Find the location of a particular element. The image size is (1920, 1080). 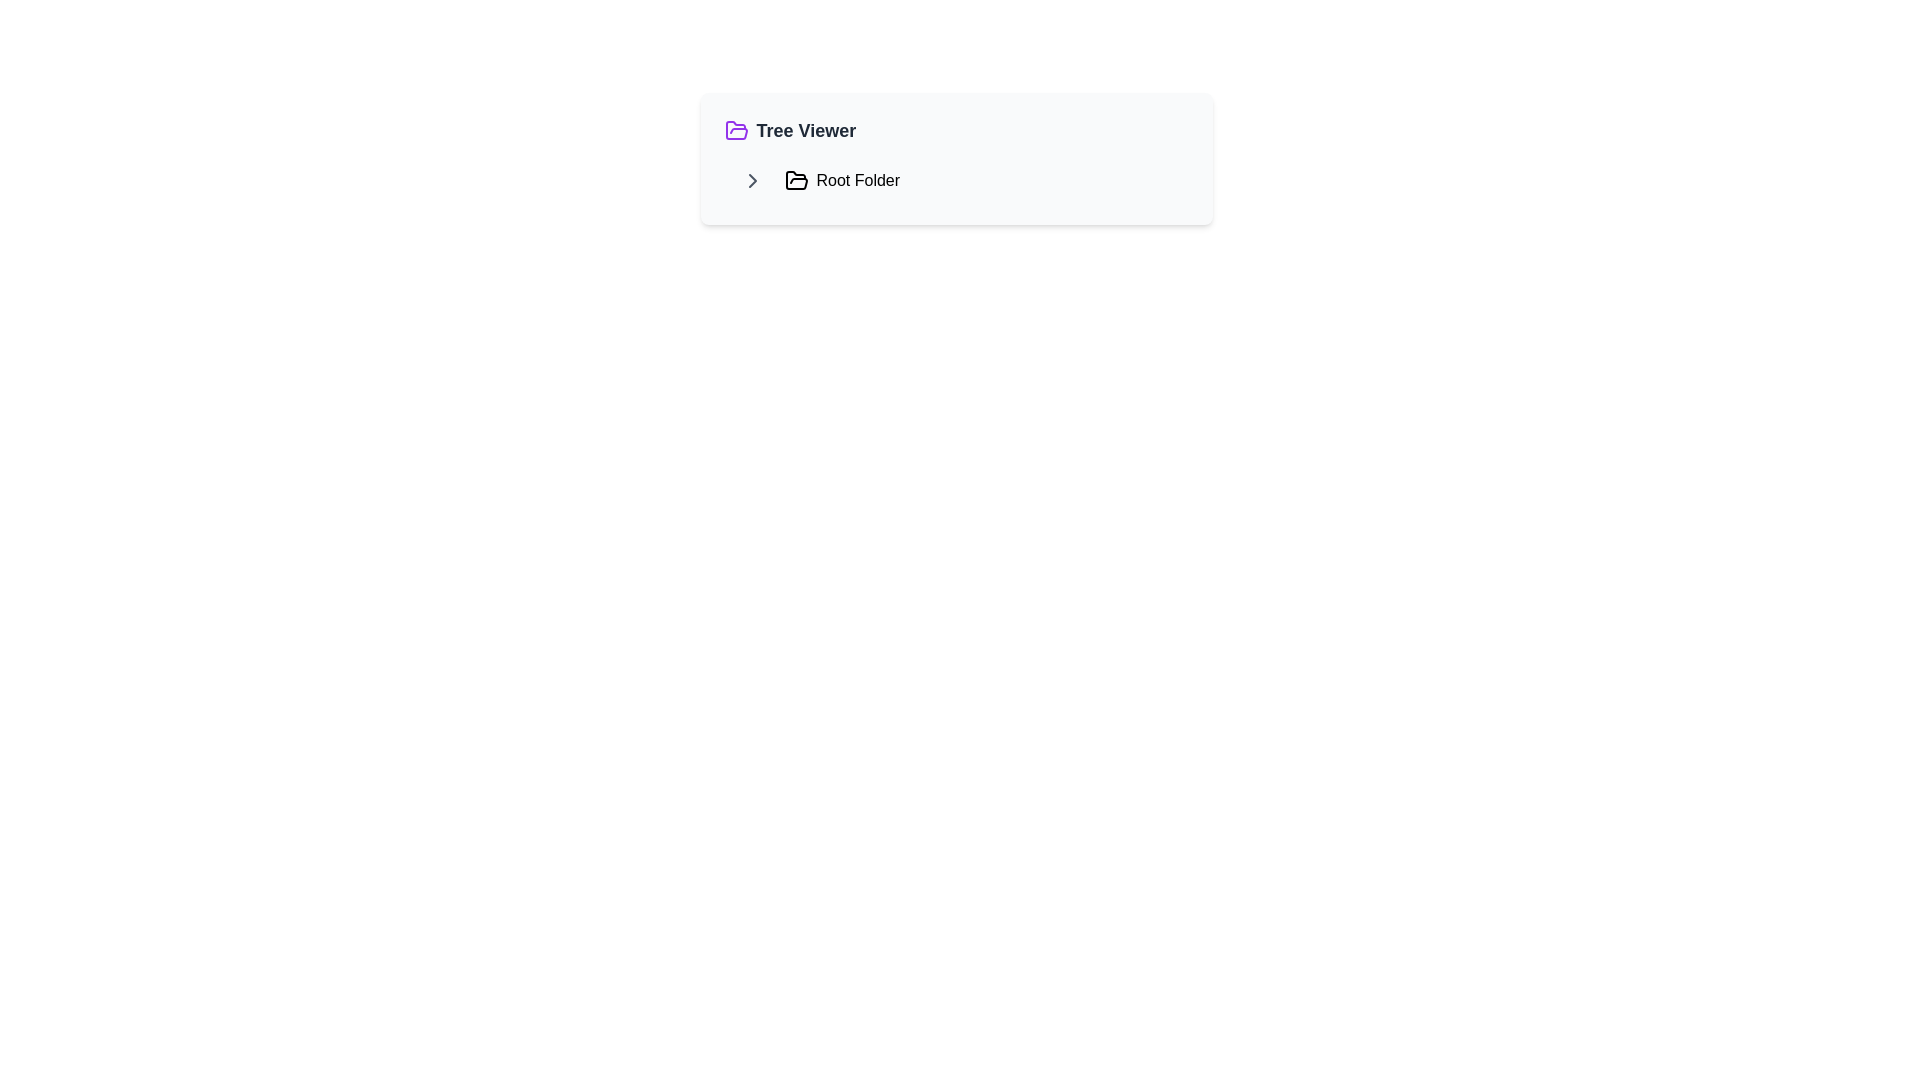

the small, pointed-arrow icon located to the right of the 'Root Folder' label within the folder structure is located at coordinates (751, 181).